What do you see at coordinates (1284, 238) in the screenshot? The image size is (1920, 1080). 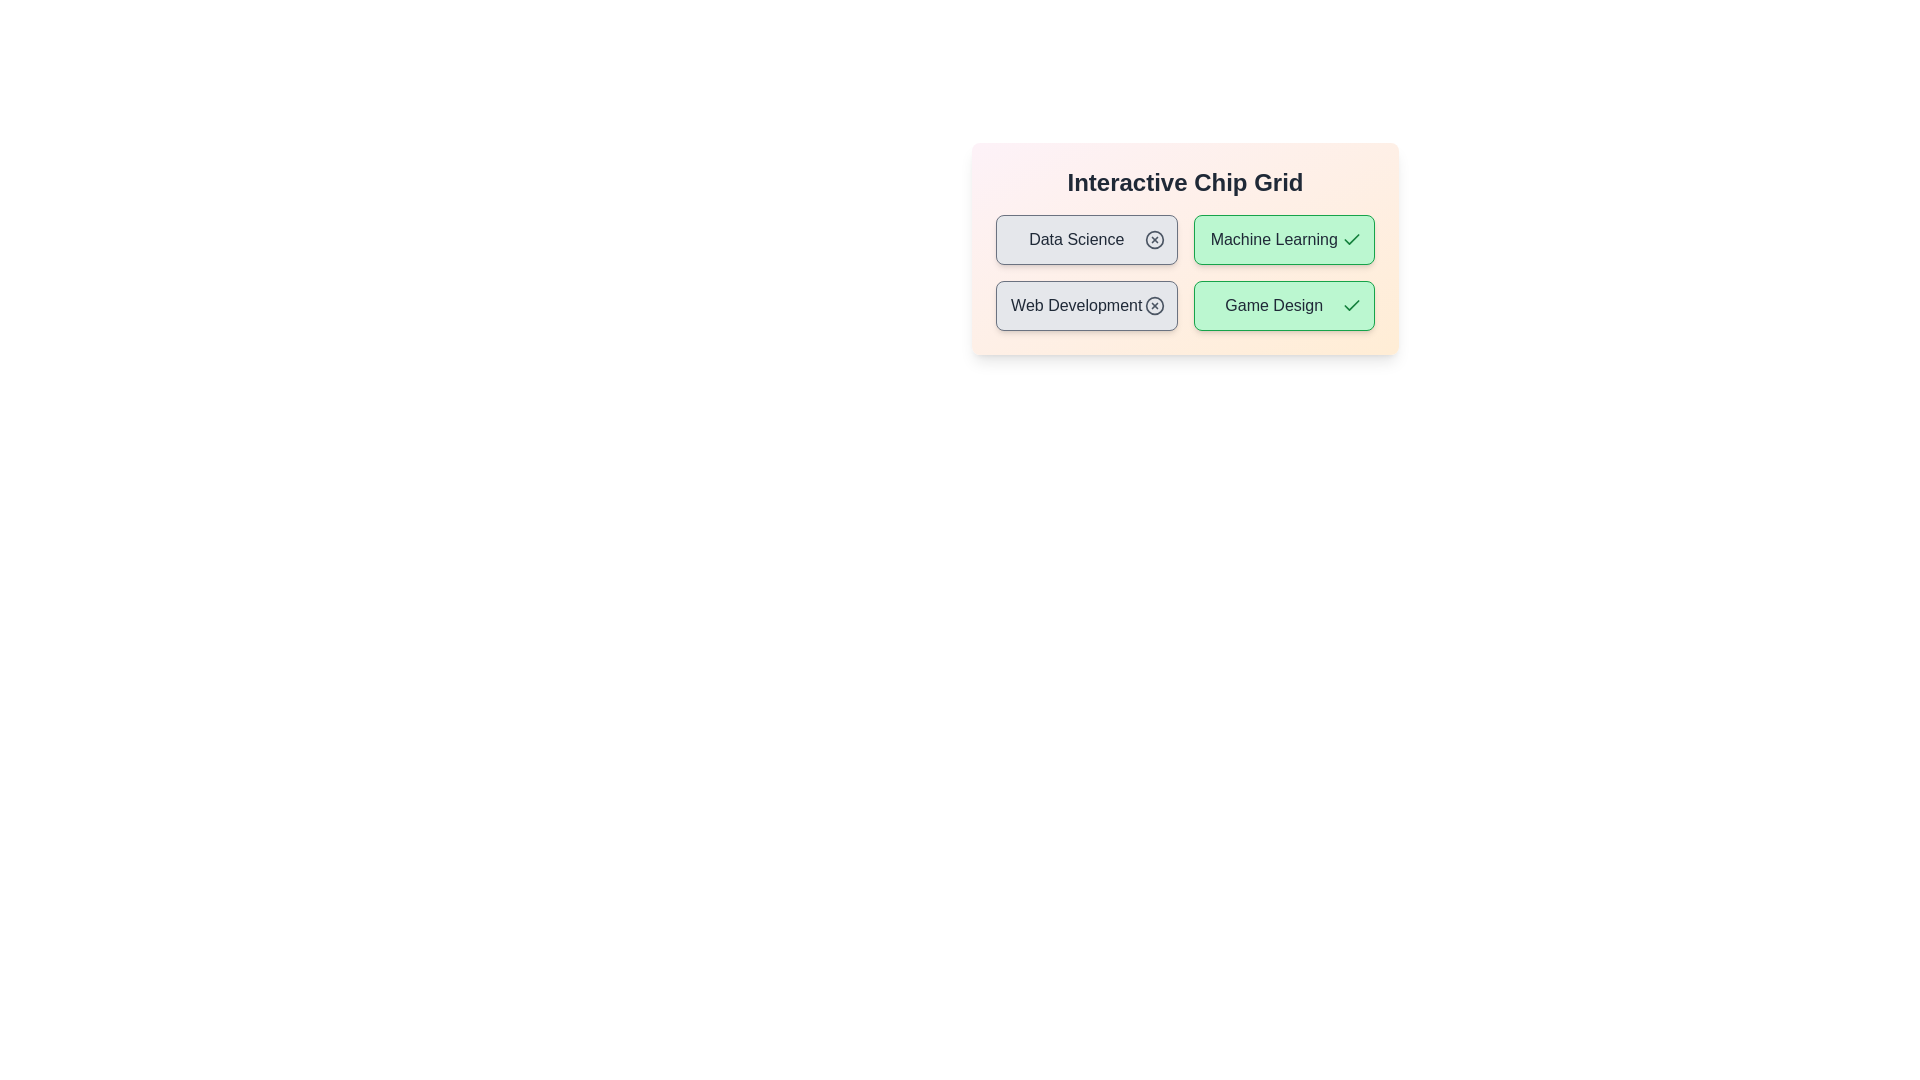 I see `the chip labeled Machine Learning to toggle its activation state` at bounding box center [1284, 238].